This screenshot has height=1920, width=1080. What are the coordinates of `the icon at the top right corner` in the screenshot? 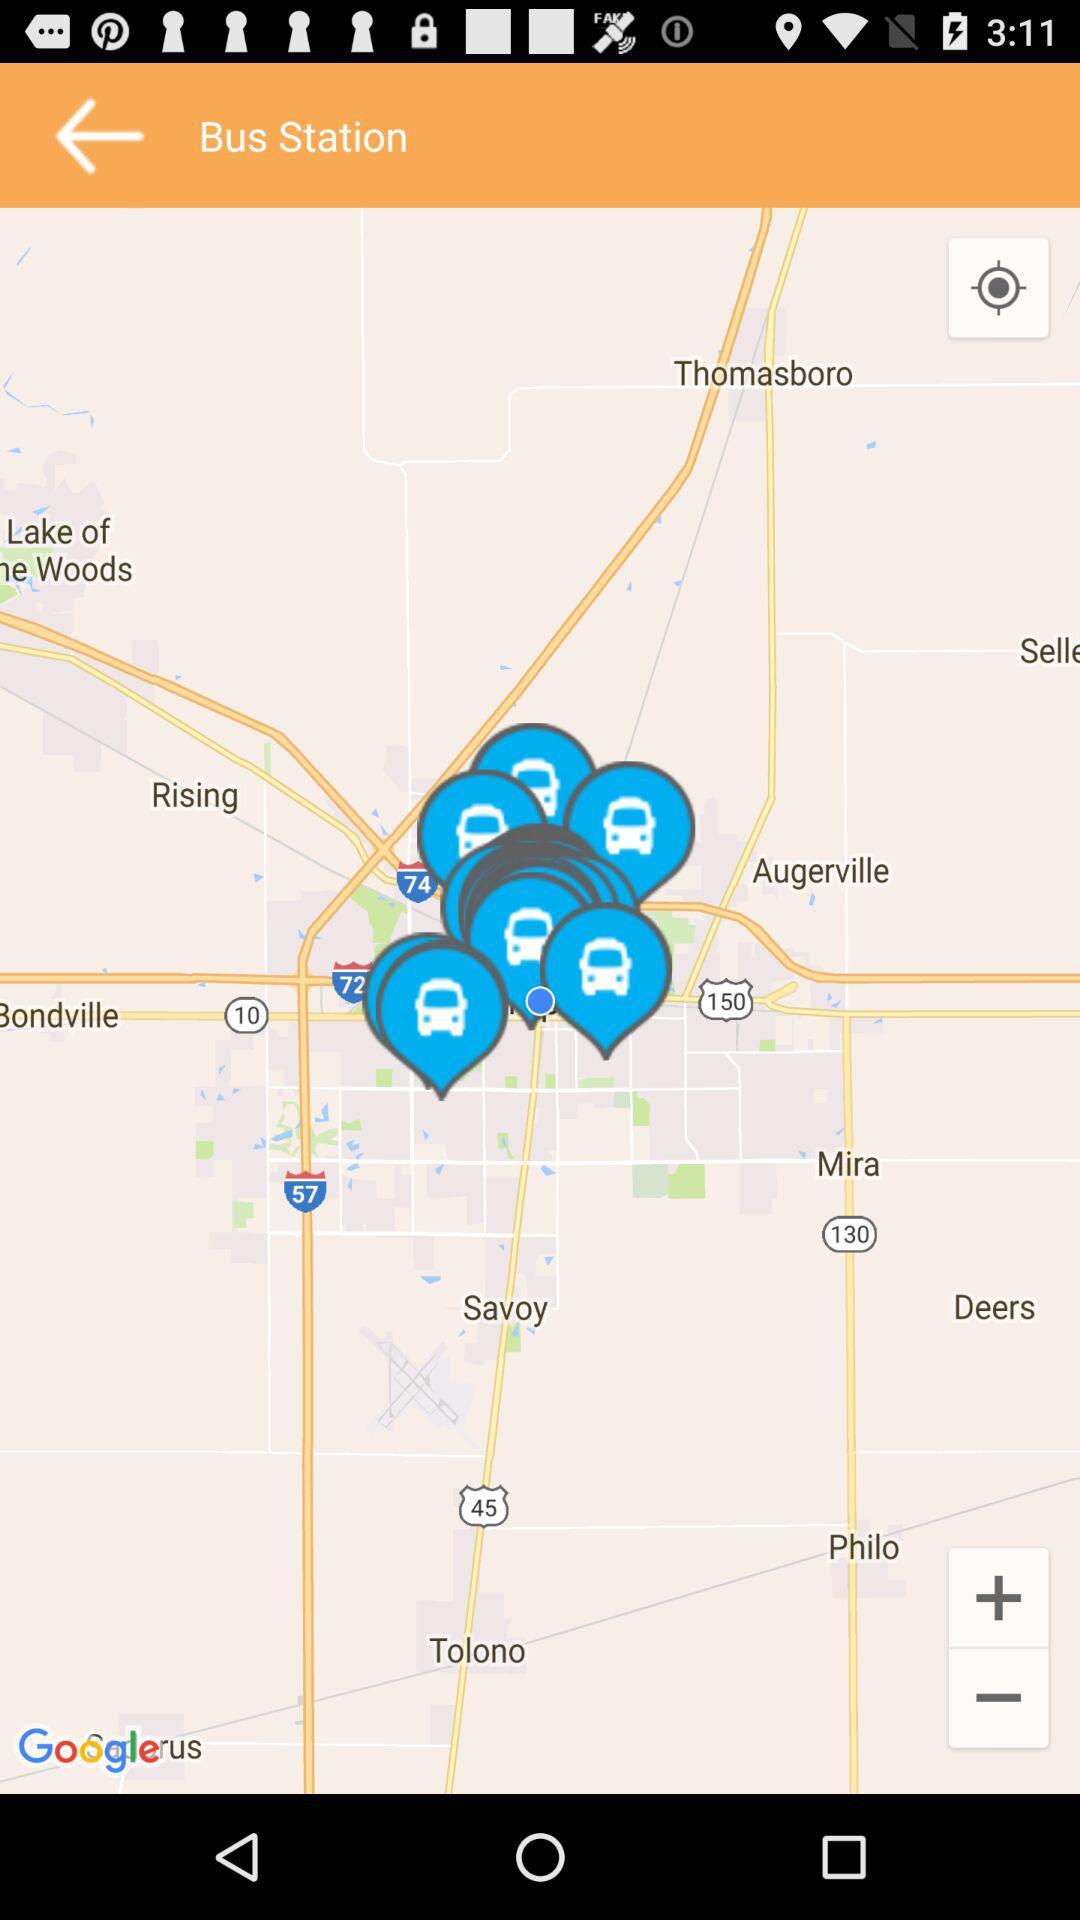 It's located at (998, 288).